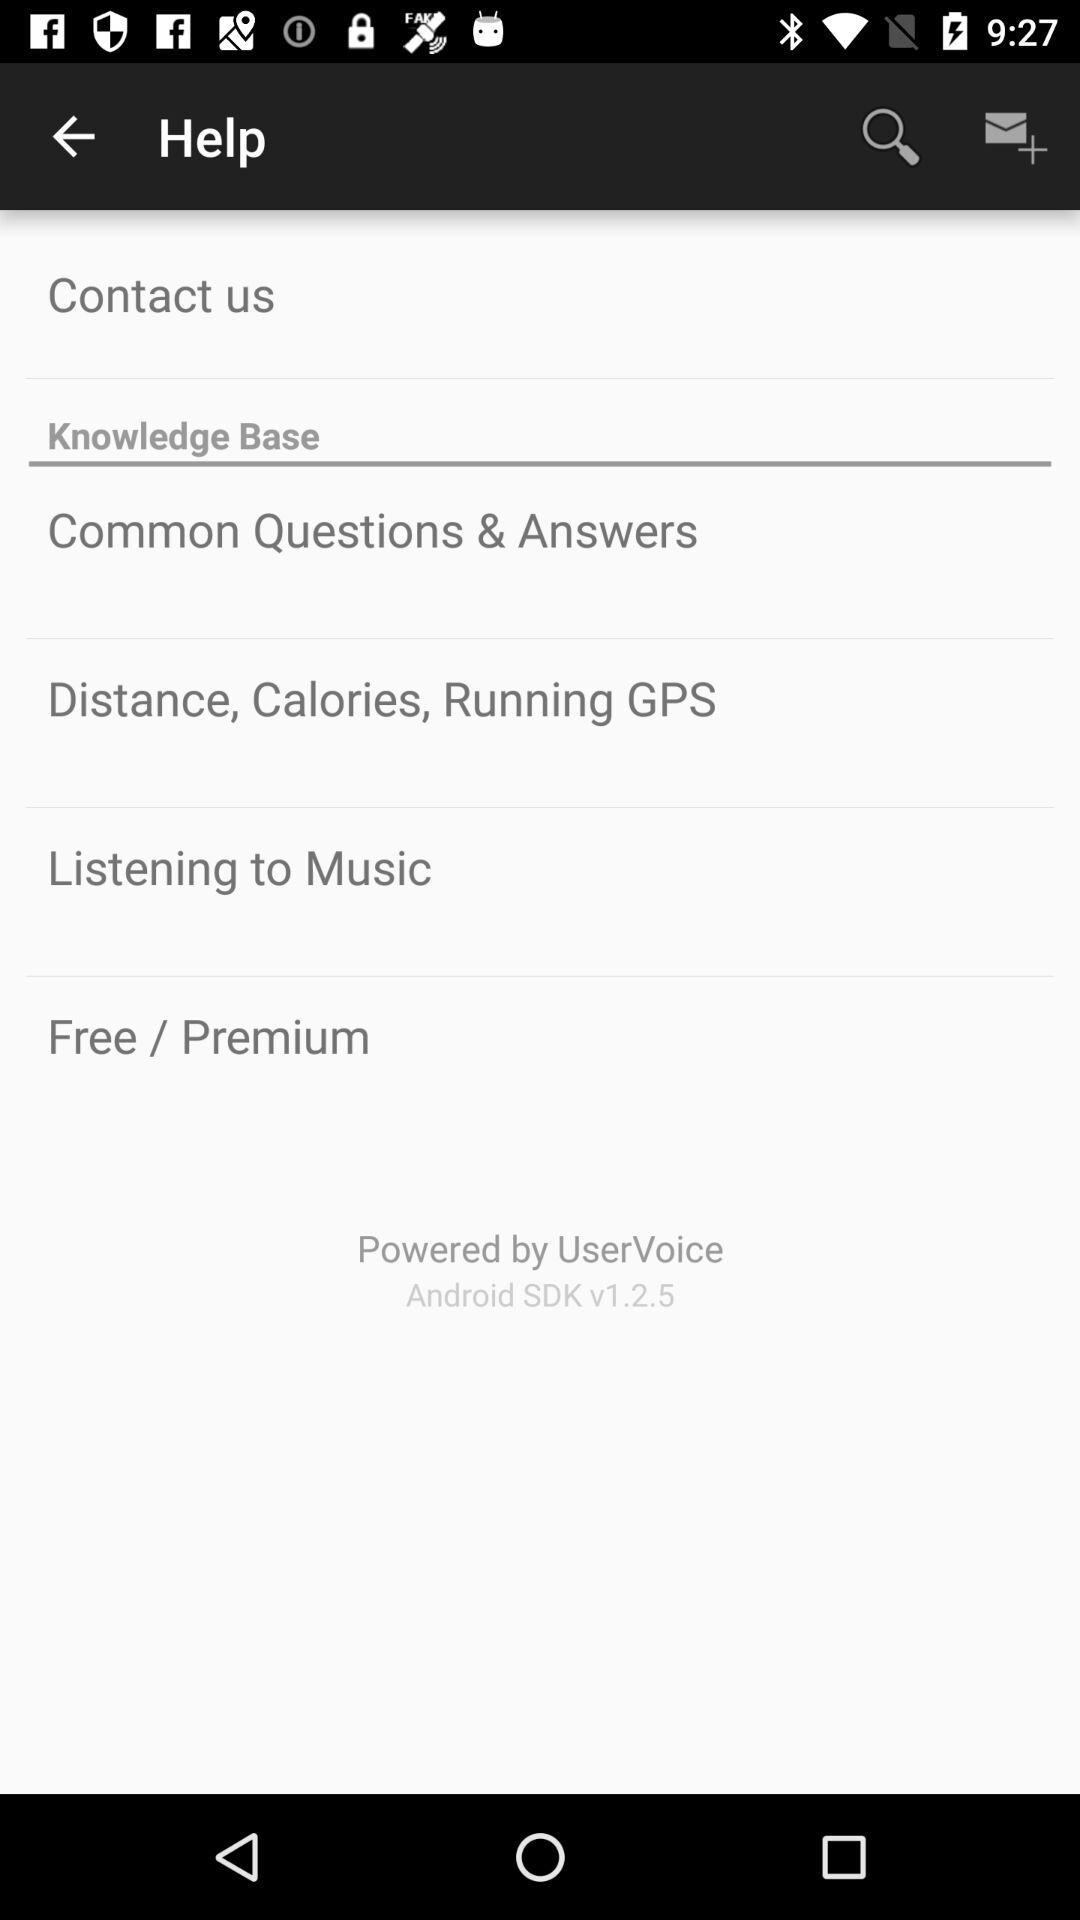 The width and height of the screenshot is (1080, 1920). I want to click on the android sdk v1 item, so click(540, 1294).